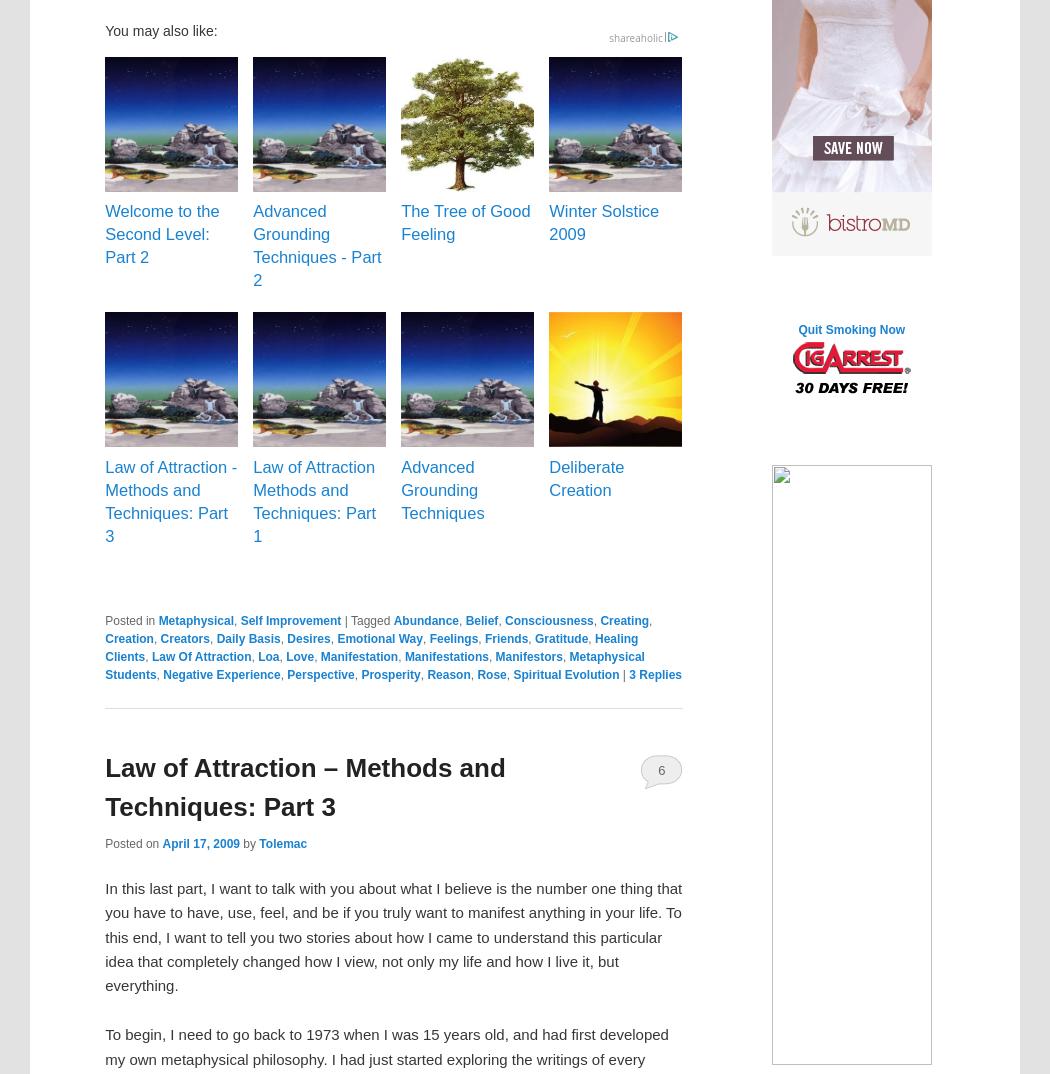 This screenshot has width=1050, height=1074. Describe the element at coordinates (631, 674) in the screenshot. I see `'3'` at that location.